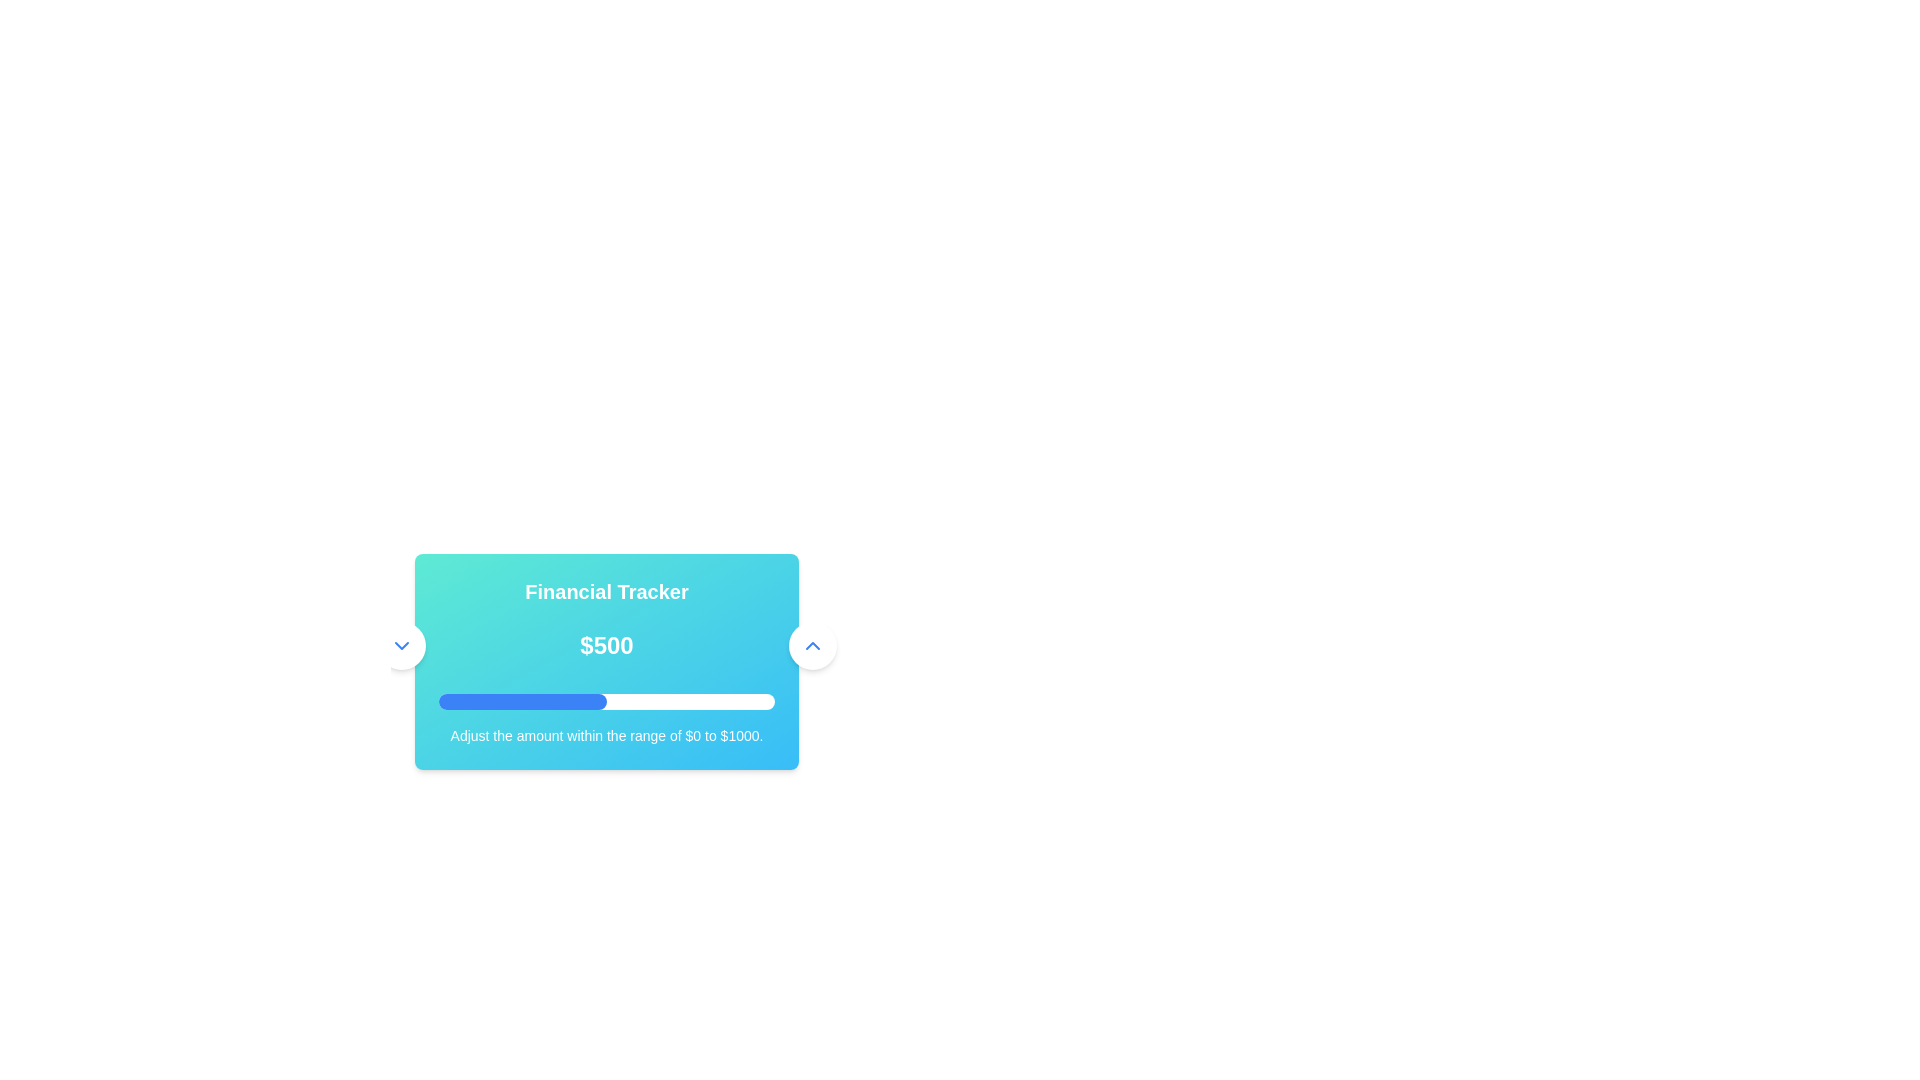 This screenshot has width=1920, height=1080. Describe the element at coordinates (400, 645) in the screenshot. I see `the blue circular button with a downward pointing chevron icon located beneath the 'Financial Tracker' title` at that location.